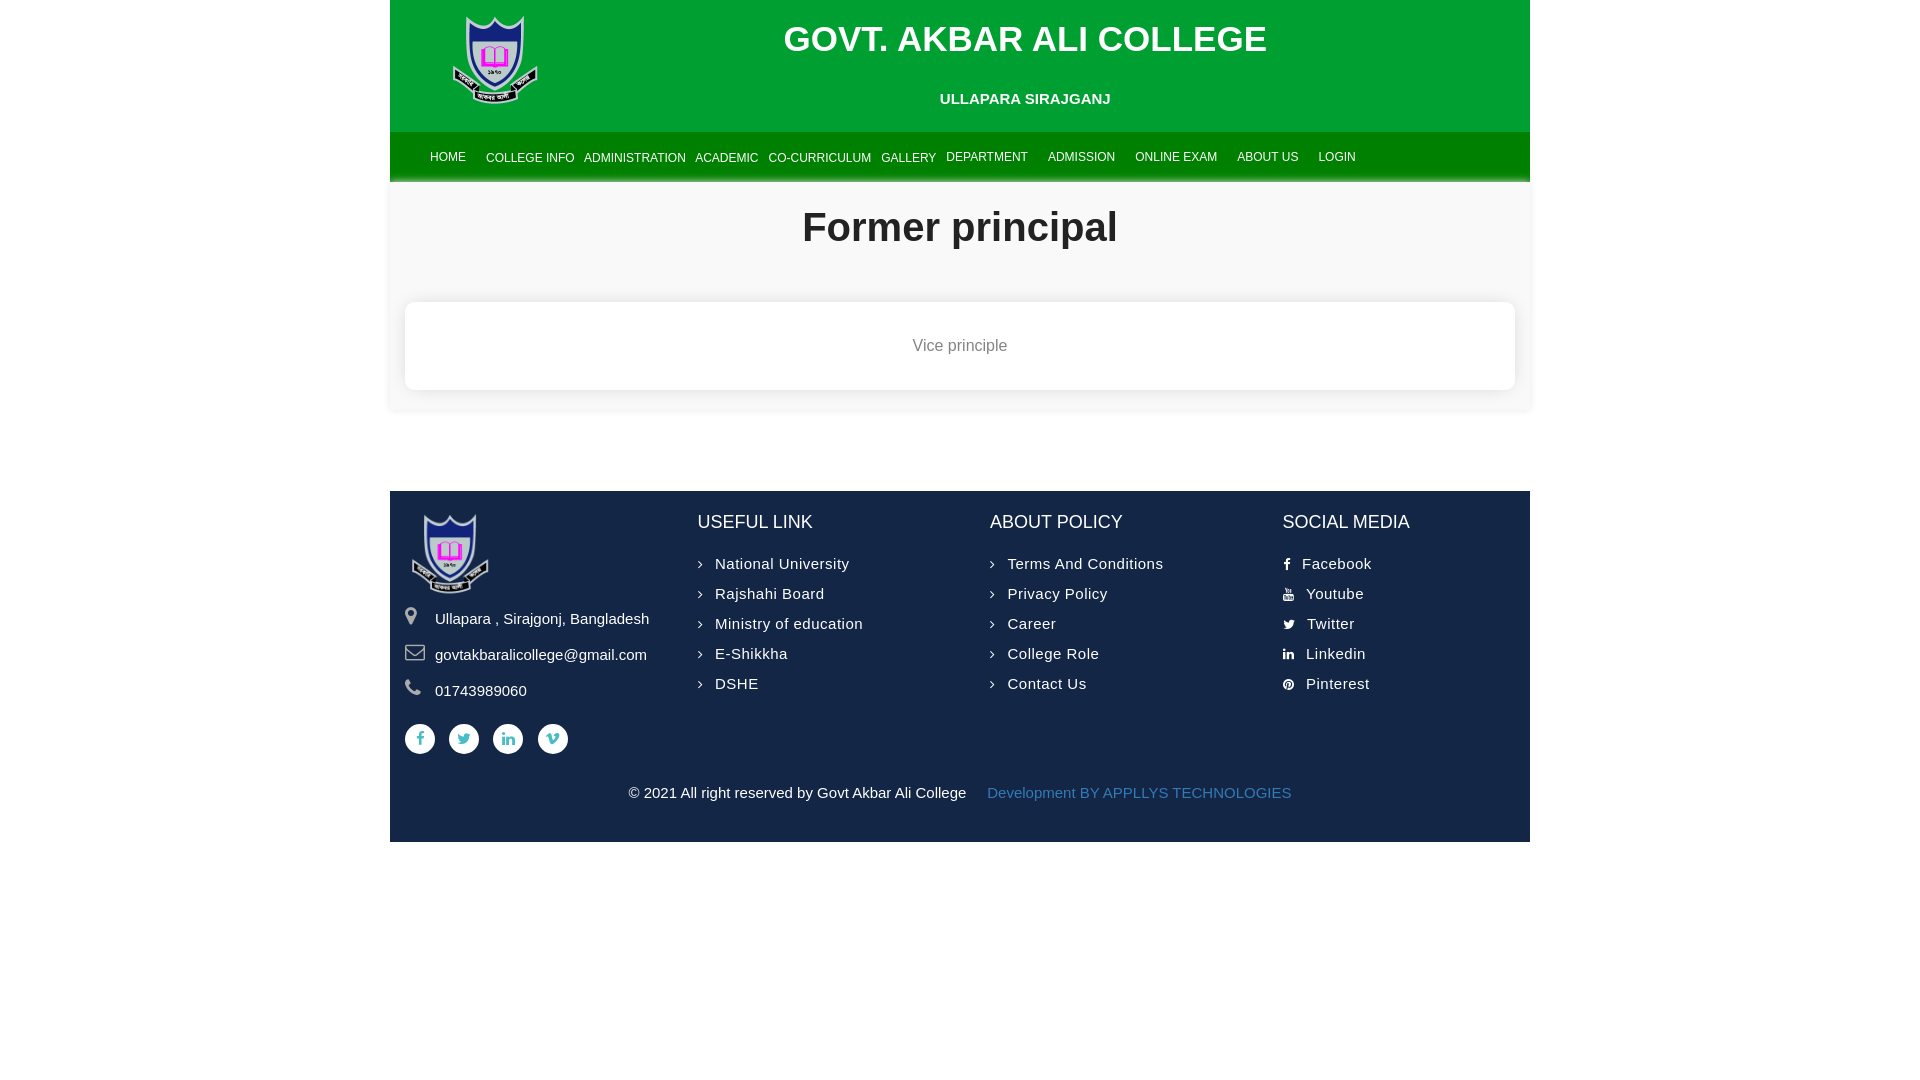 This screenshot has height=1080, width=1920. What do you see at coordinates (742, 653) in the screenshot?
I see `'E-Shikkha'` at bounding box center [742, 653].